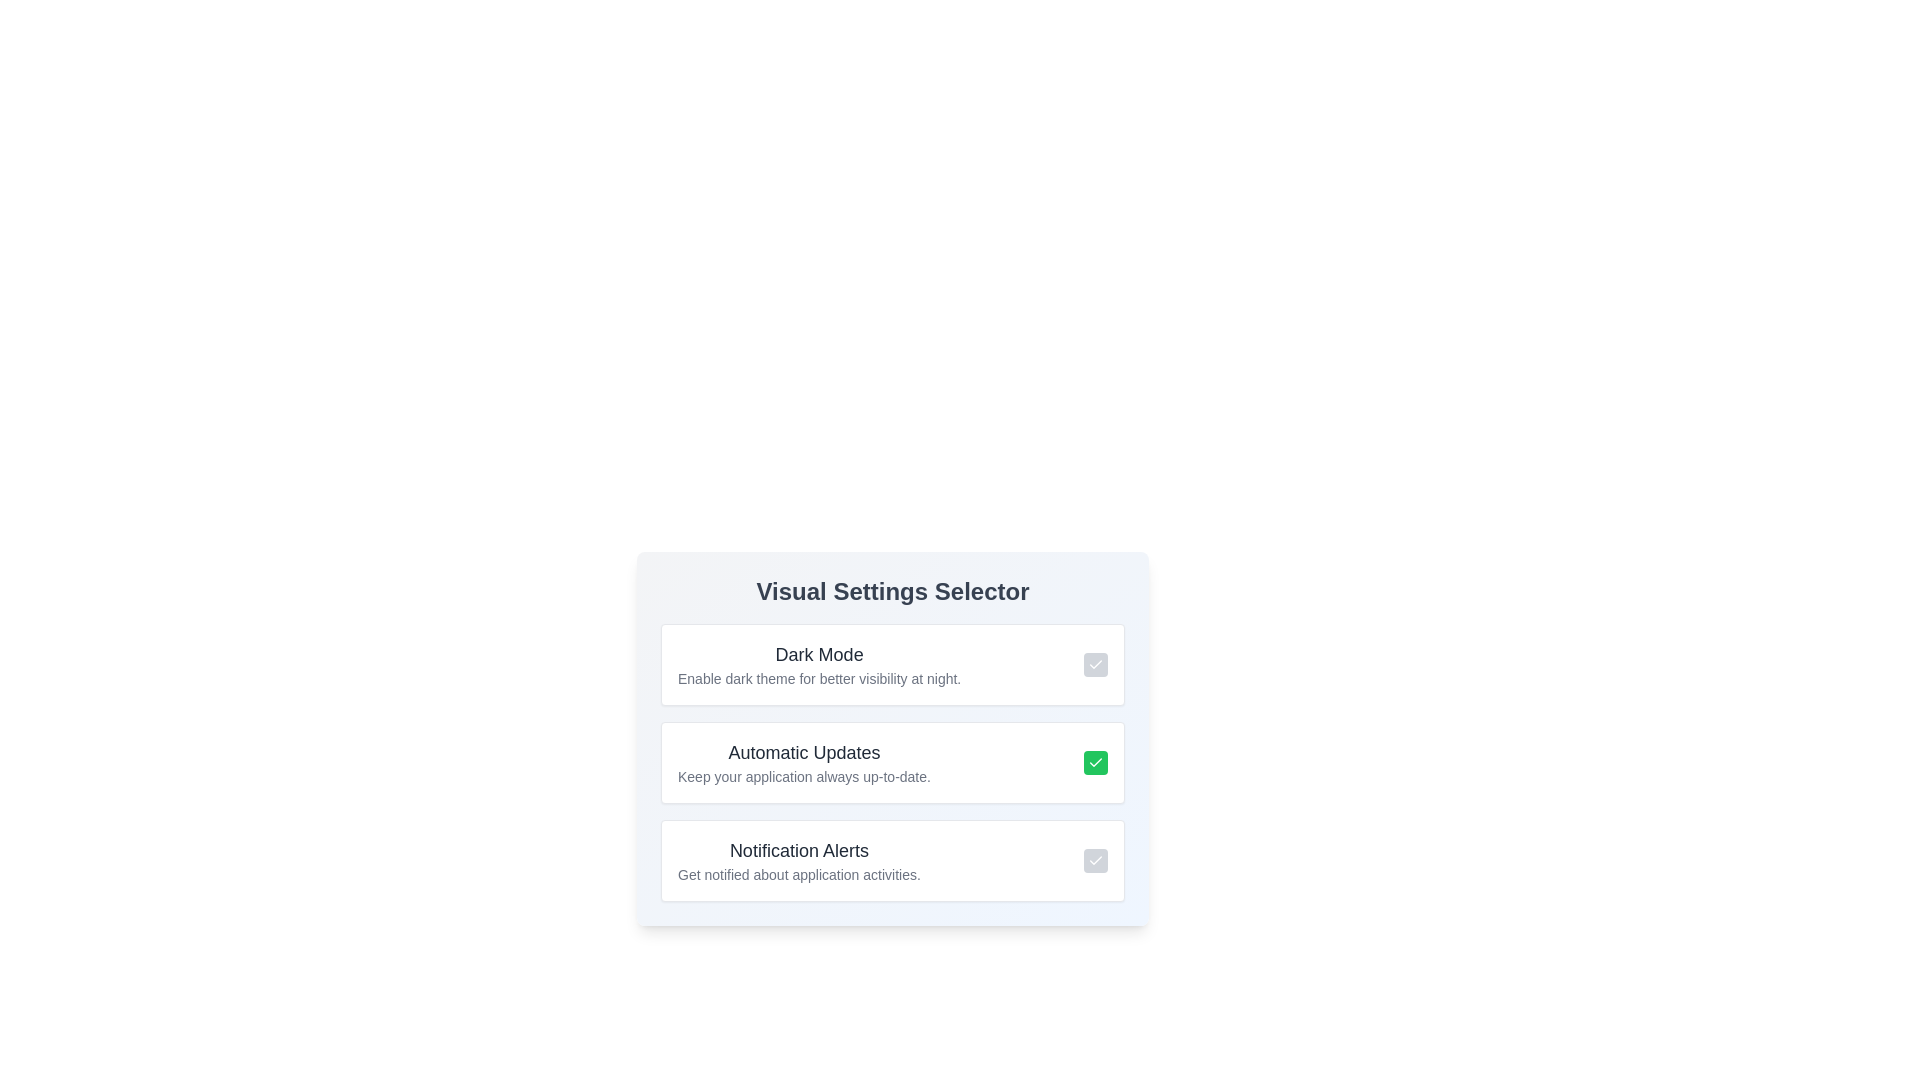  Describe the element at coordinates (1094, 763) in the screenshot. I see `the Check Icon indicating the enabled state of the 'Automatic Updates' setting, which is integrated within a small green square button located to the right of the 'Automatic Updates' label` at that location.